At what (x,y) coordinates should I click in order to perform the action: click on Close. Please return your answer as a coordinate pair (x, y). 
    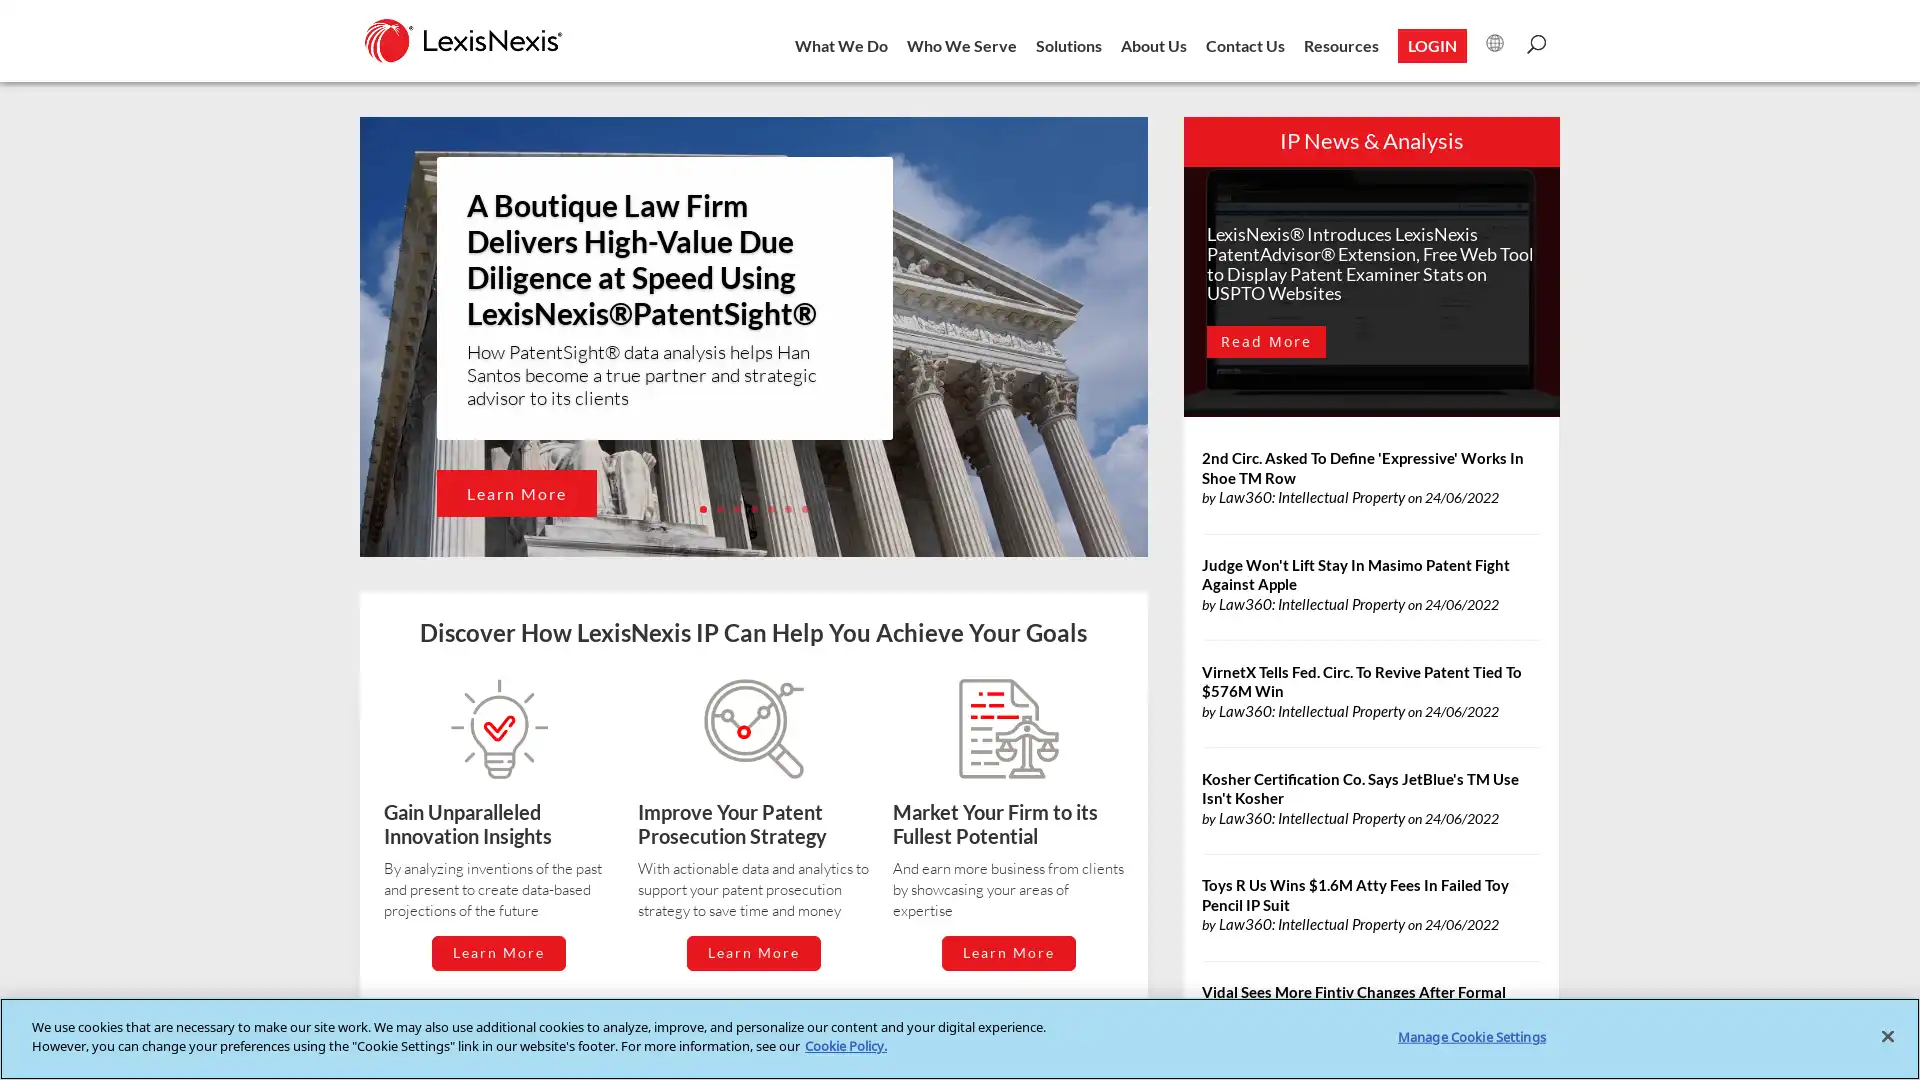
    Looking at the image, I should click on (1886, 1035).